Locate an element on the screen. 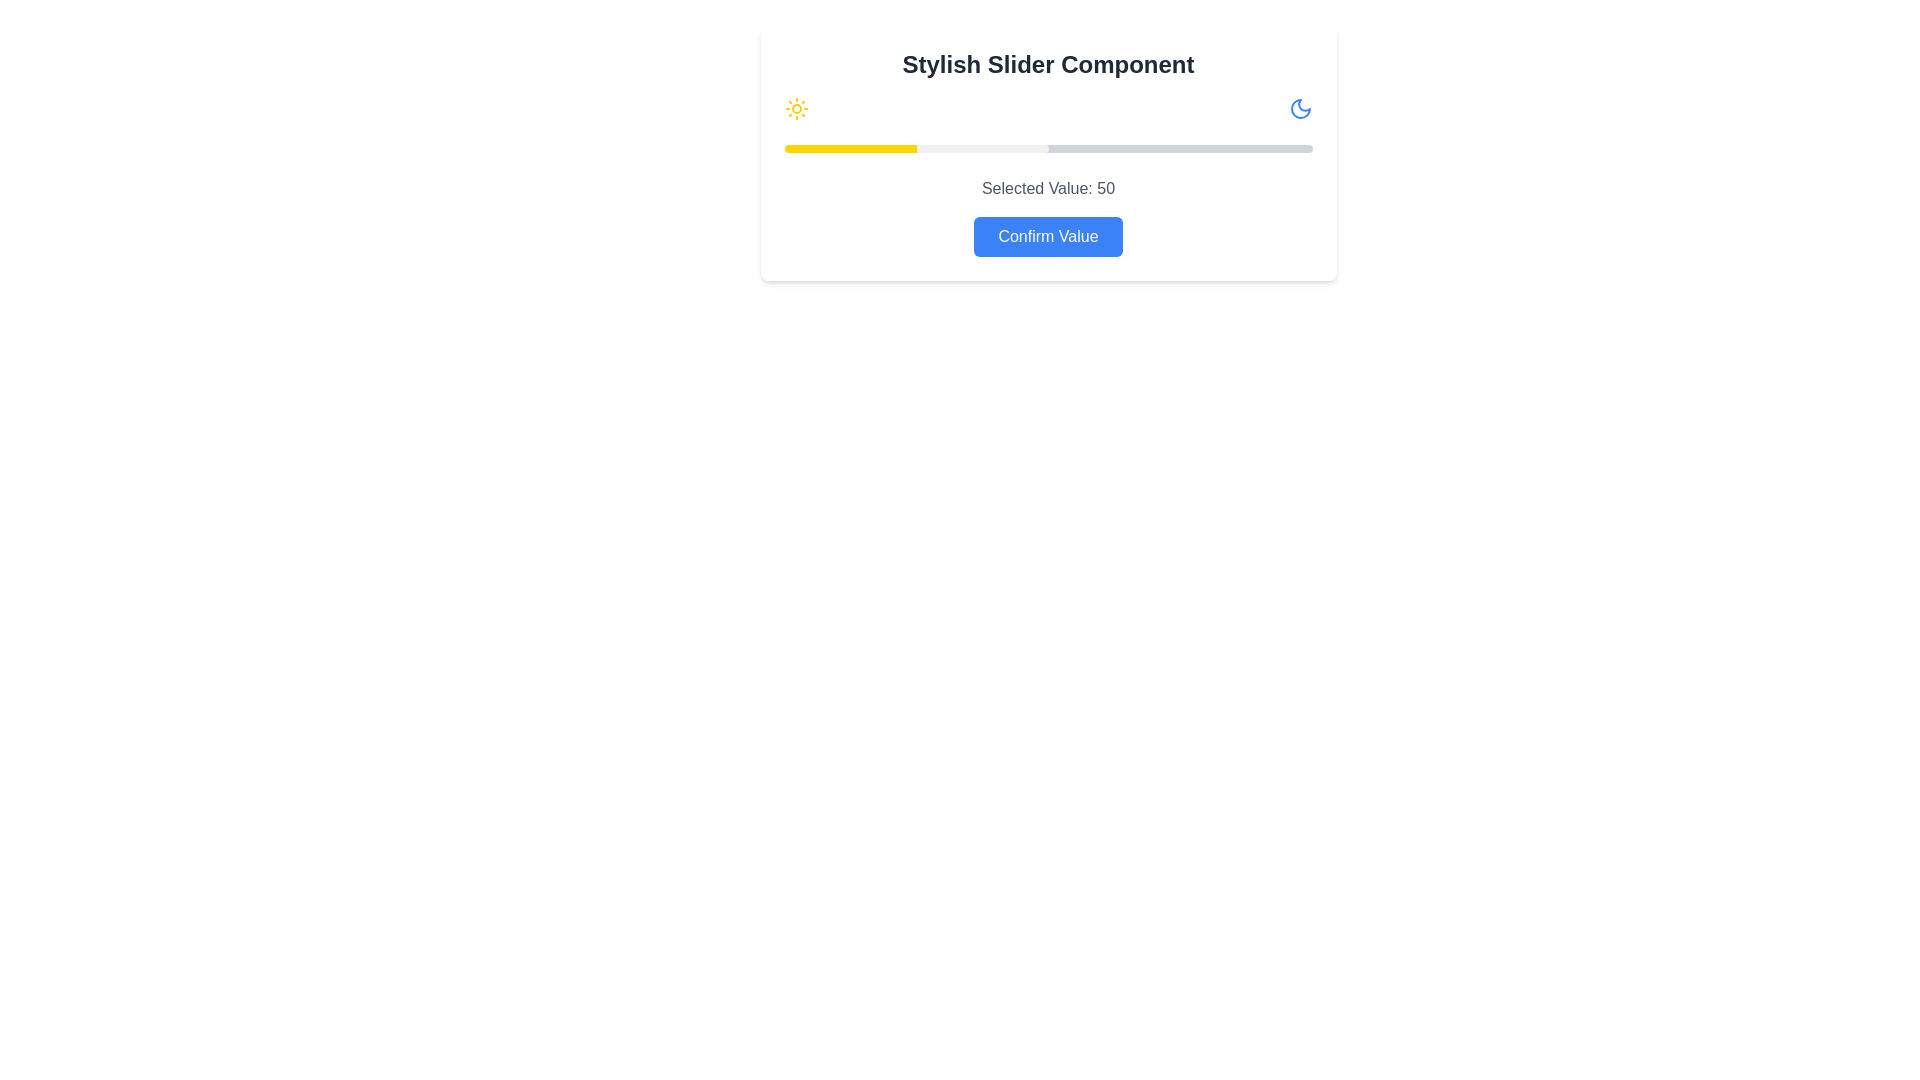 This screenshot has height=1080, width=1920. the slider handle to set the value to 15 is located at coordinates (863, 148).